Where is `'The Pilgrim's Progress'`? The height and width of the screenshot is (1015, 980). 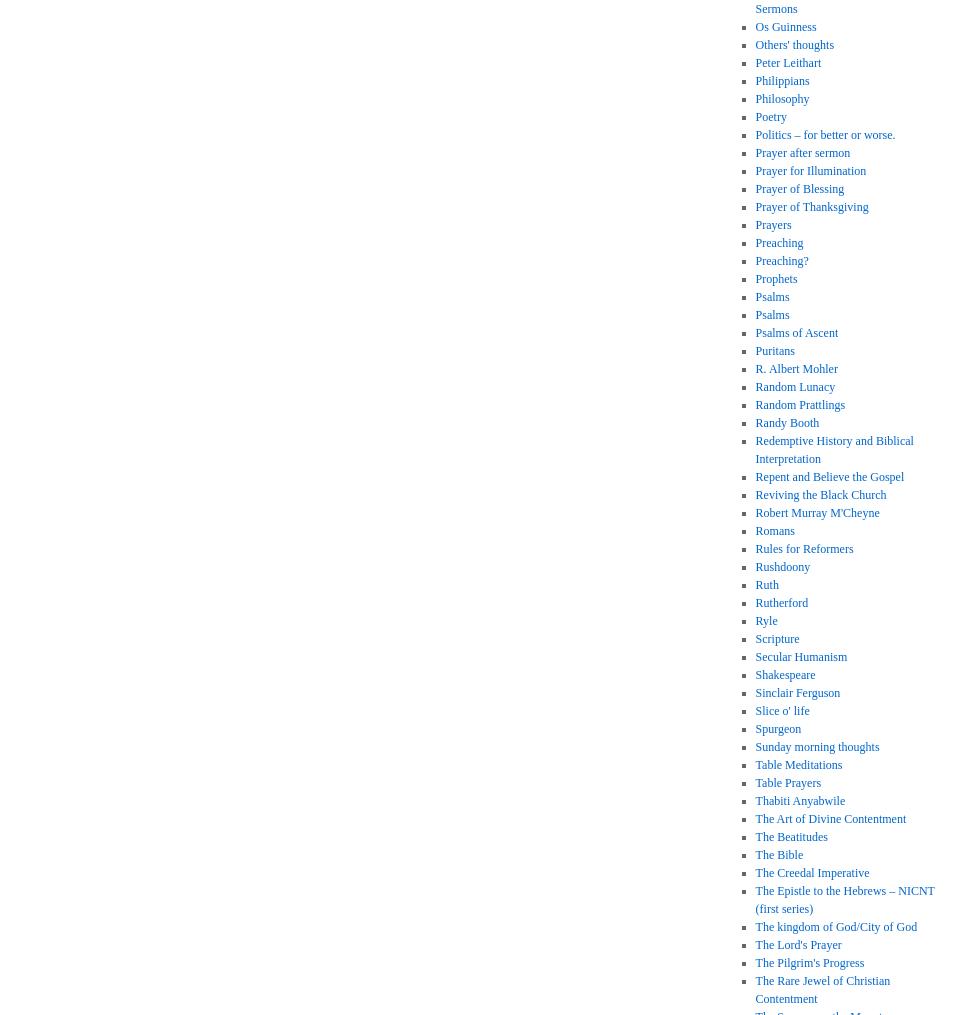 'The Pilgrim's Progress' is located at coordinates (809, 963).